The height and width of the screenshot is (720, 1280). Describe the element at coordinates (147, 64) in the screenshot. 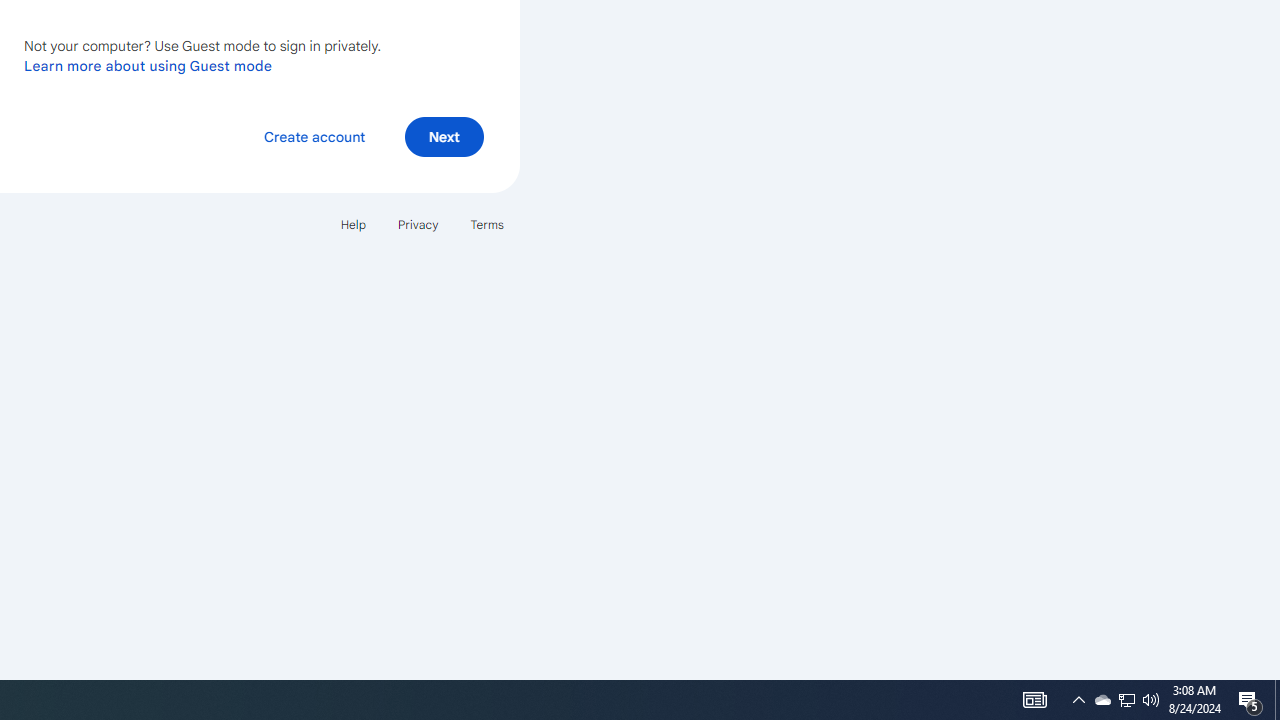

I see `'Learn more about using Guest mode'` at that location.